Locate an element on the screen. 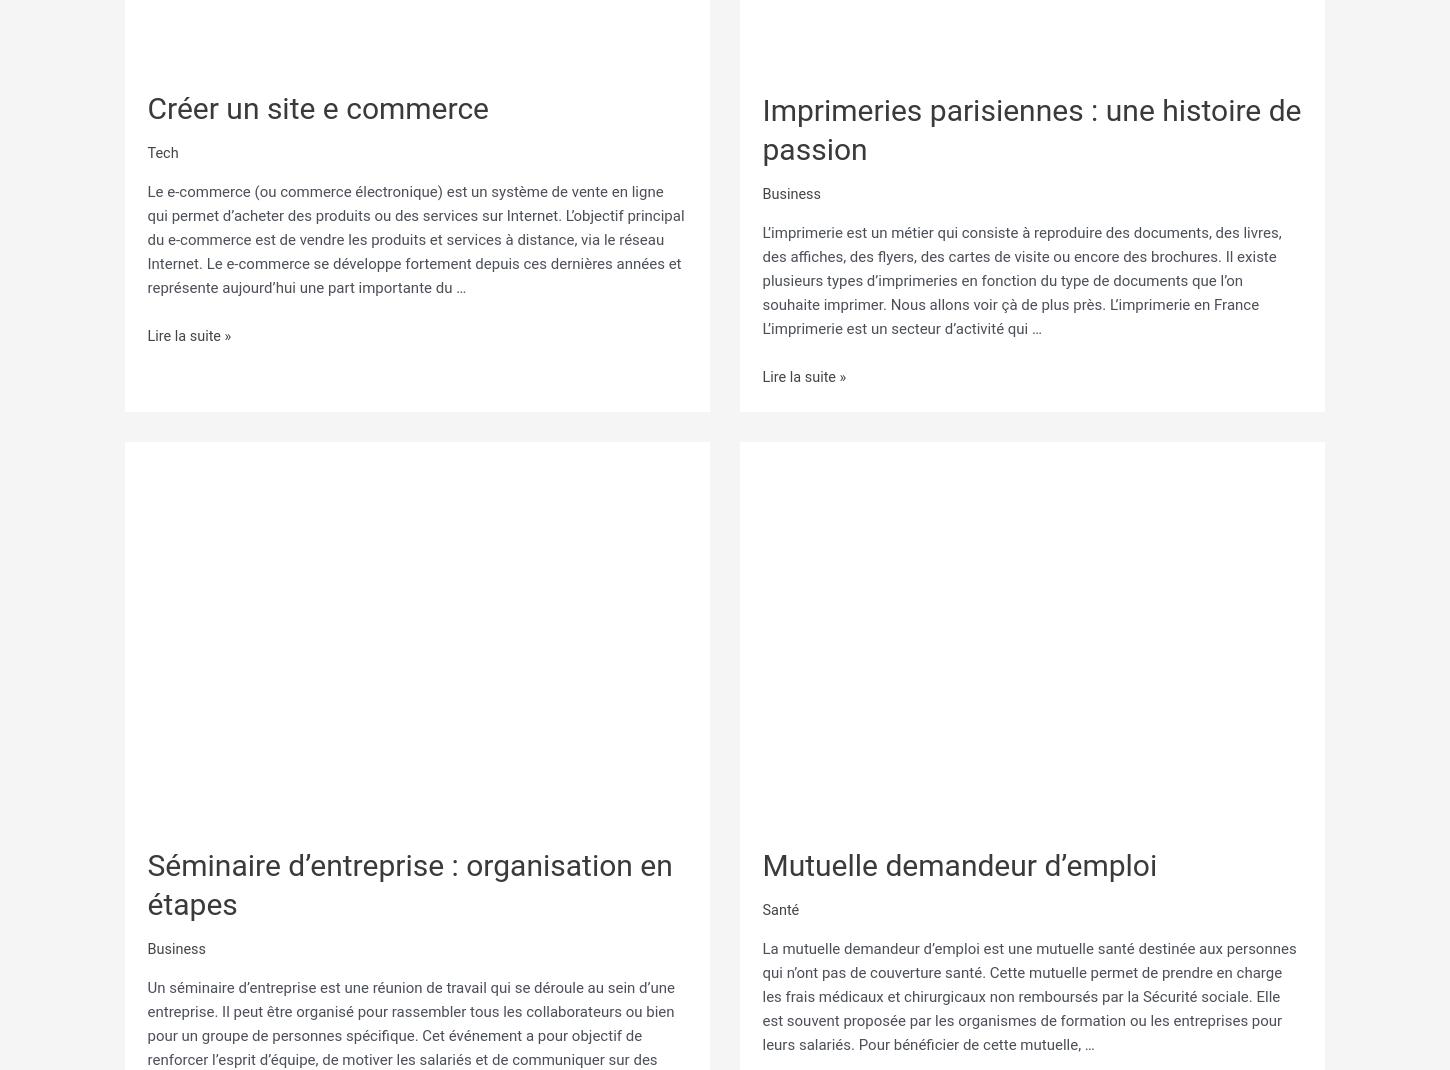  'Créer un site e commerce' is located at coordinates (317, 101).